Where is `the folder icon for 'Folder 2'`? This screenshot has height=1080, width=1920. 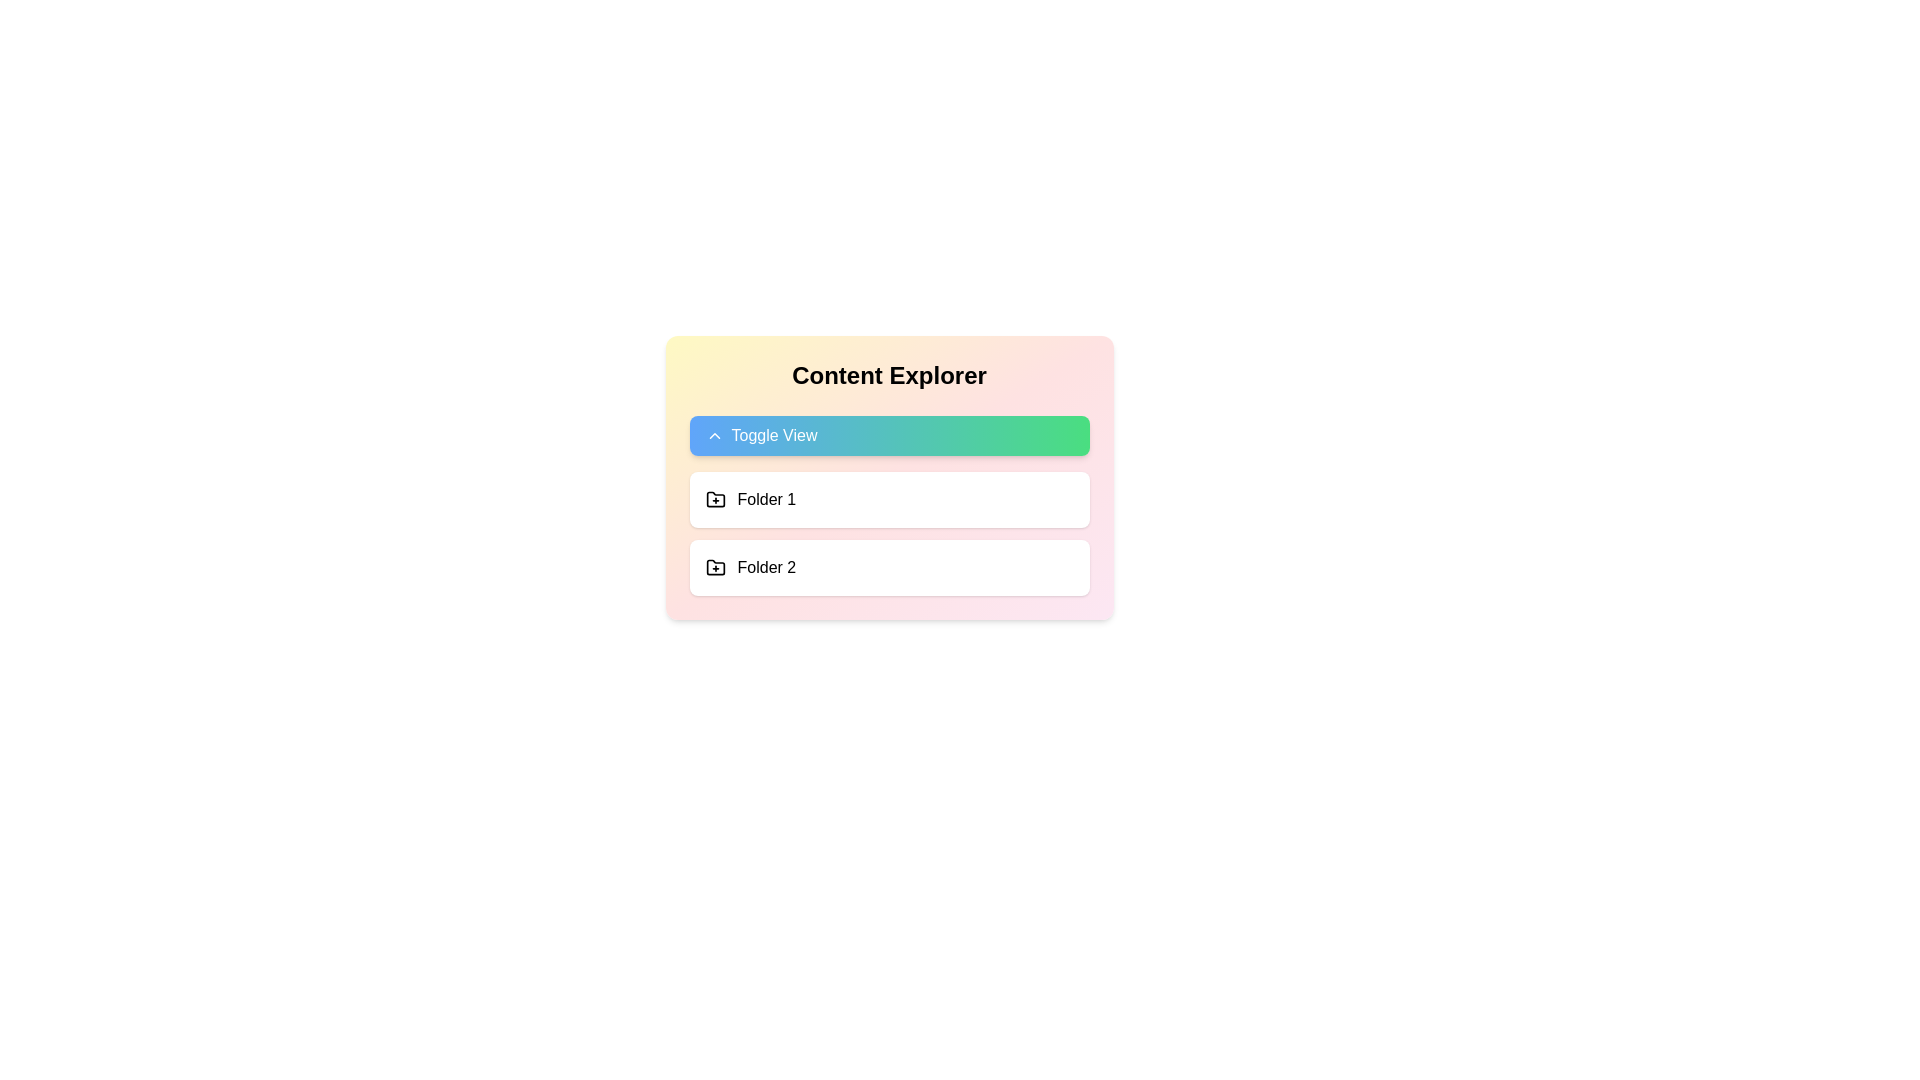
the folder icon for 'Folder 2' is located at coordinates (749, 567).